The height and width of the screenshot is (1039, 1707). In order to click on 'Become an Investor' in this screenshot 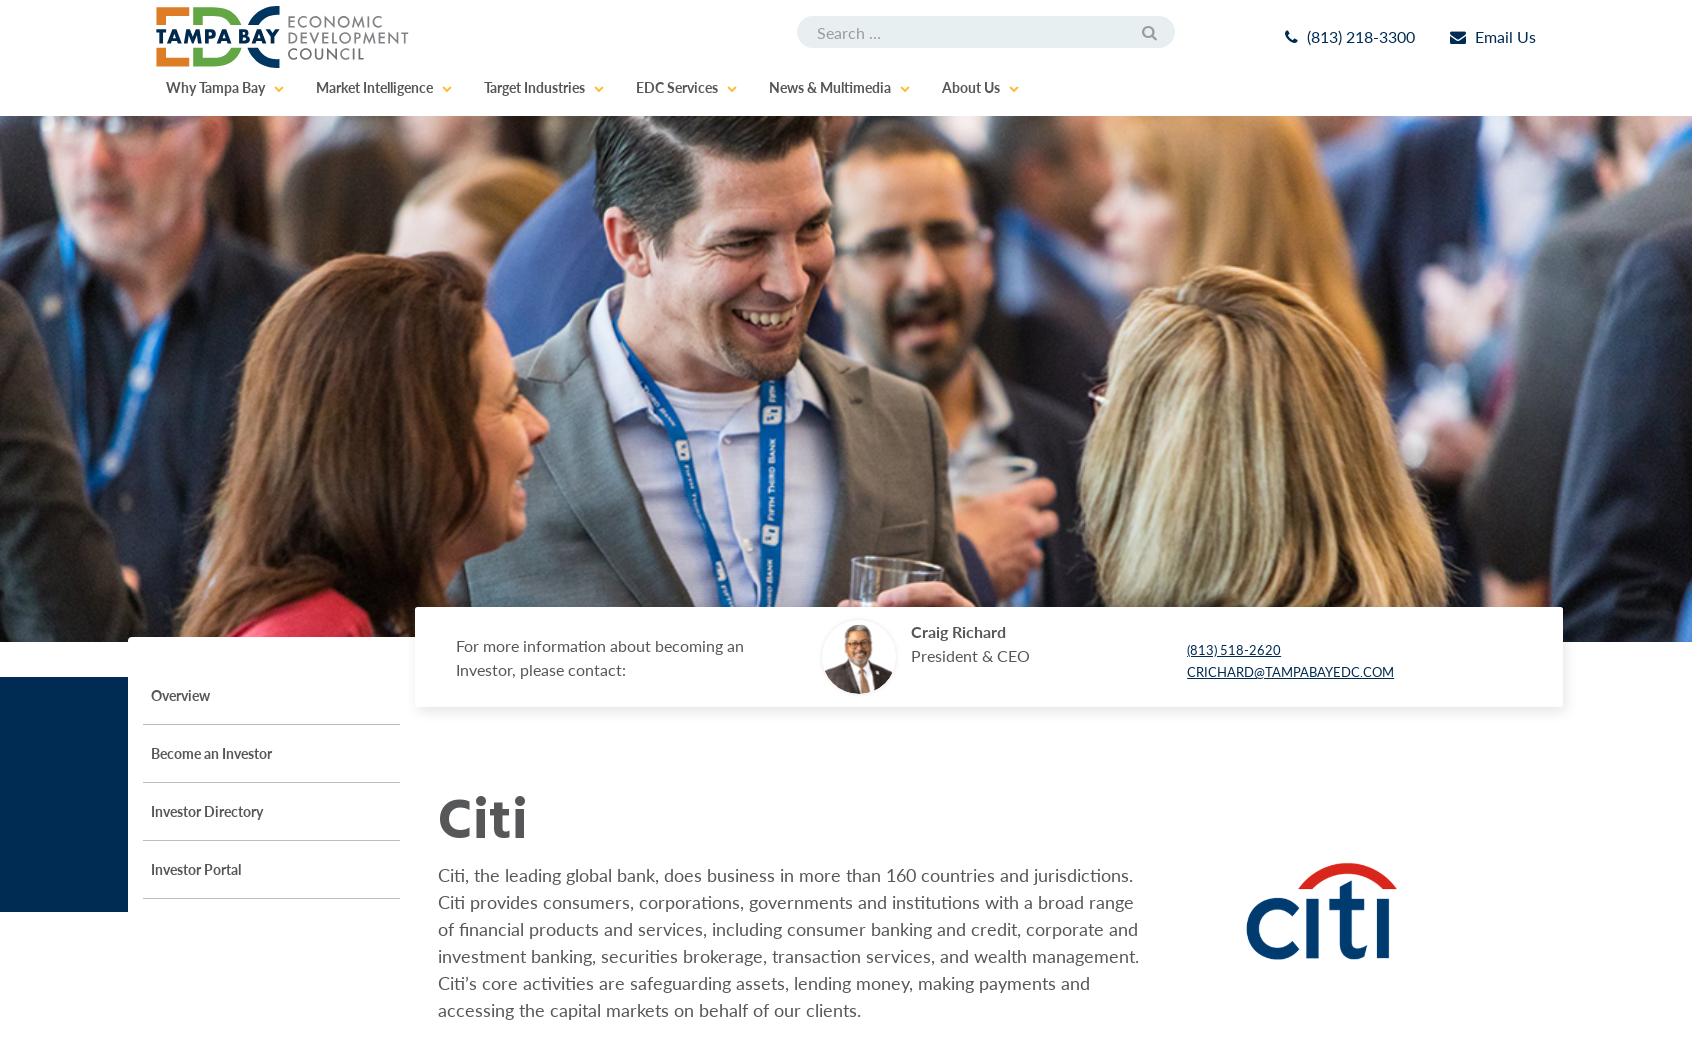, I will do `click(211, 751)`.